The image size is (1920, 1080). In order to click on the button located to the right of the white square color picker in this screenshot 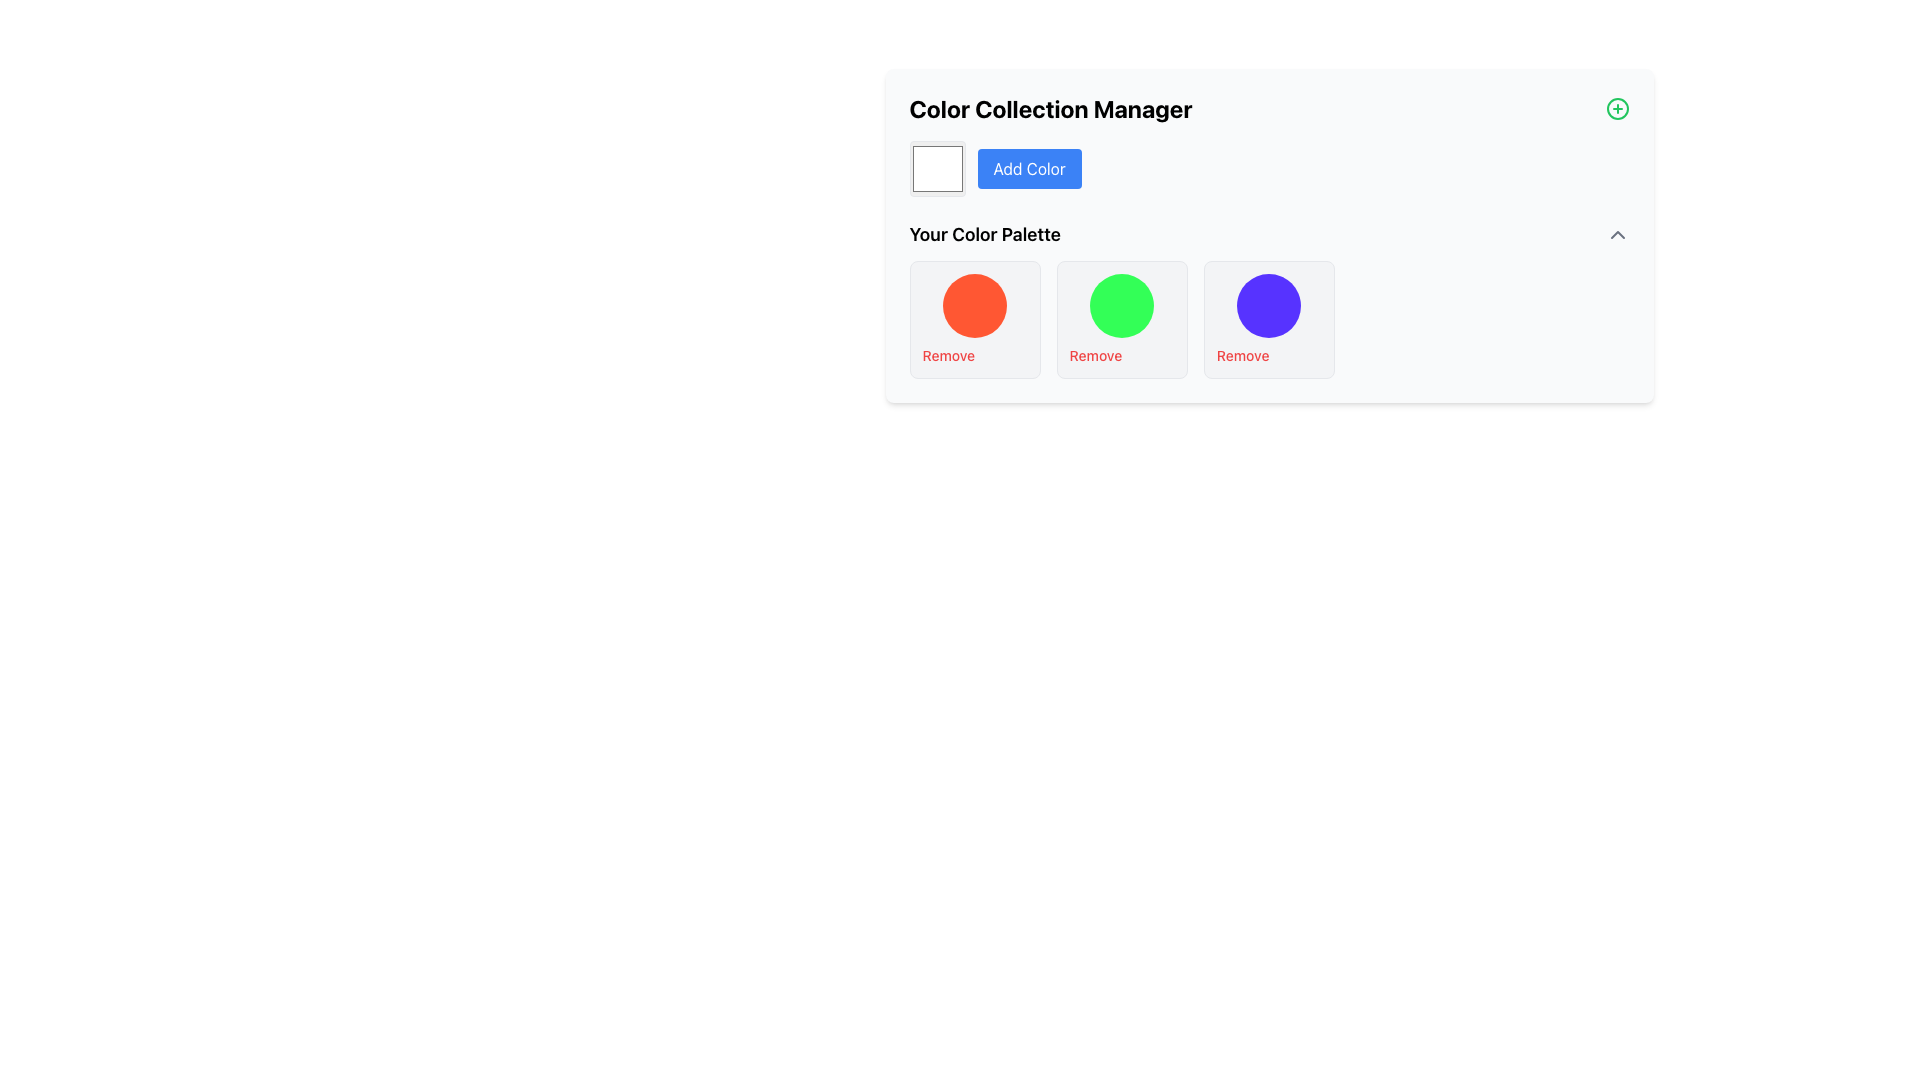, I will do `click(1029, 168)`.